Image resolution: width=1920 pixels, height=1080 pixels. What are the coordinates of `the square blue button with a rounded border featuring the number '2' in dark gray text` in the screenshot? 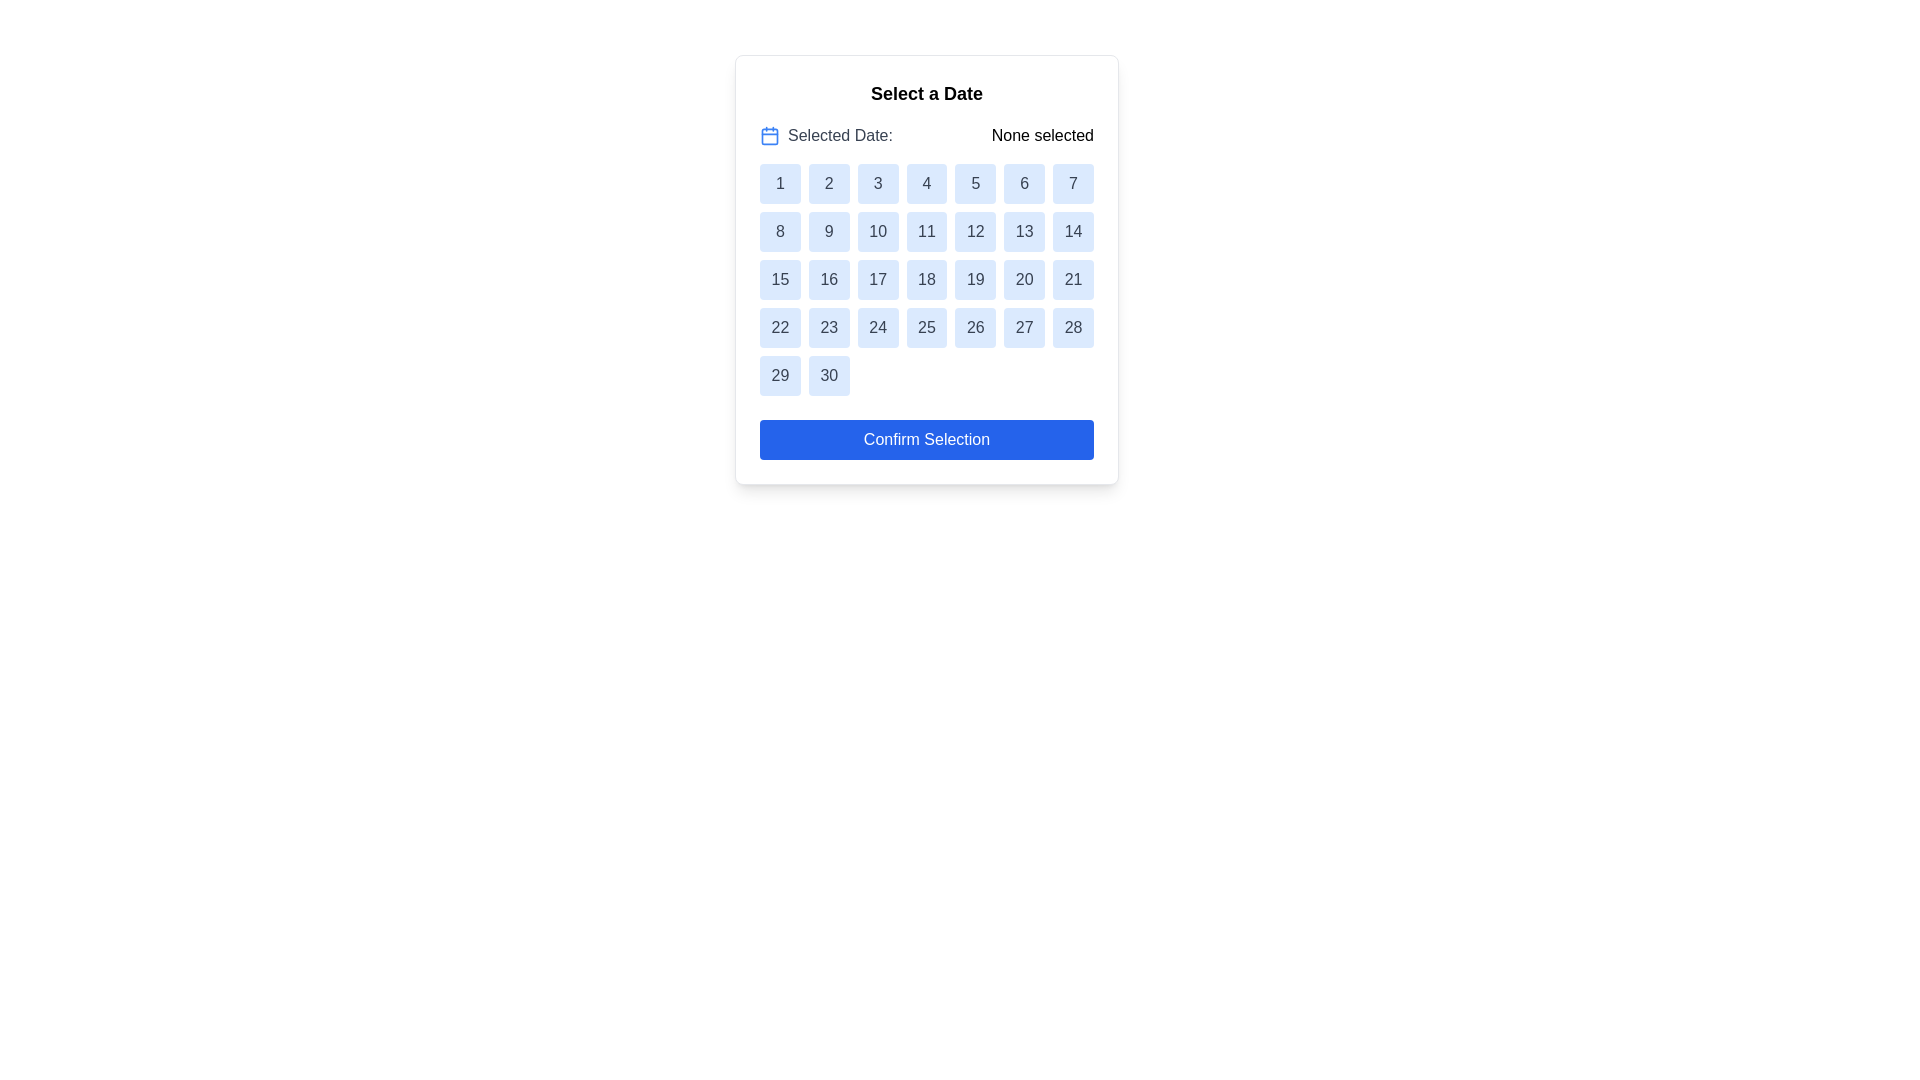 It's located at (829, 184).